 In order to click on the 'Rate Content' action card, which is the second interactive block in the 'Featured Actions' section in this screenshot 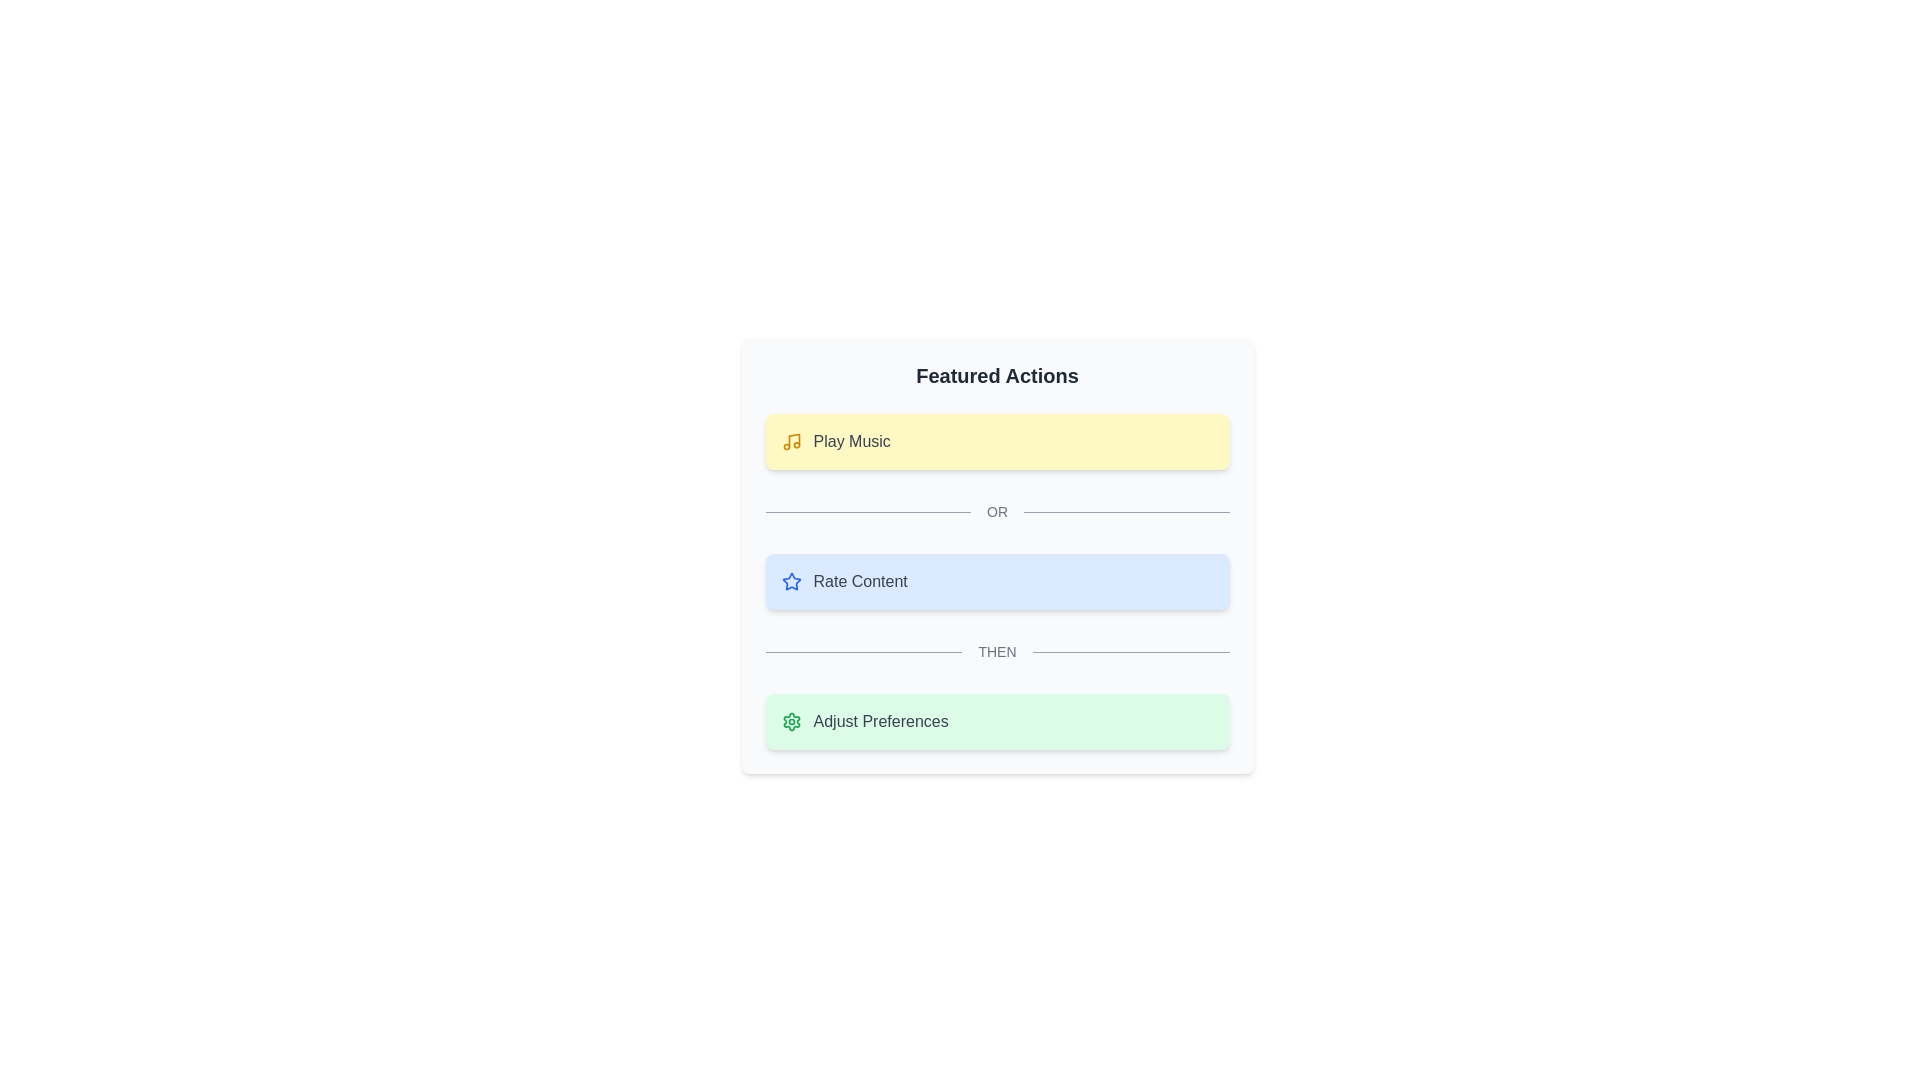, I will do `click(997, 555)`.